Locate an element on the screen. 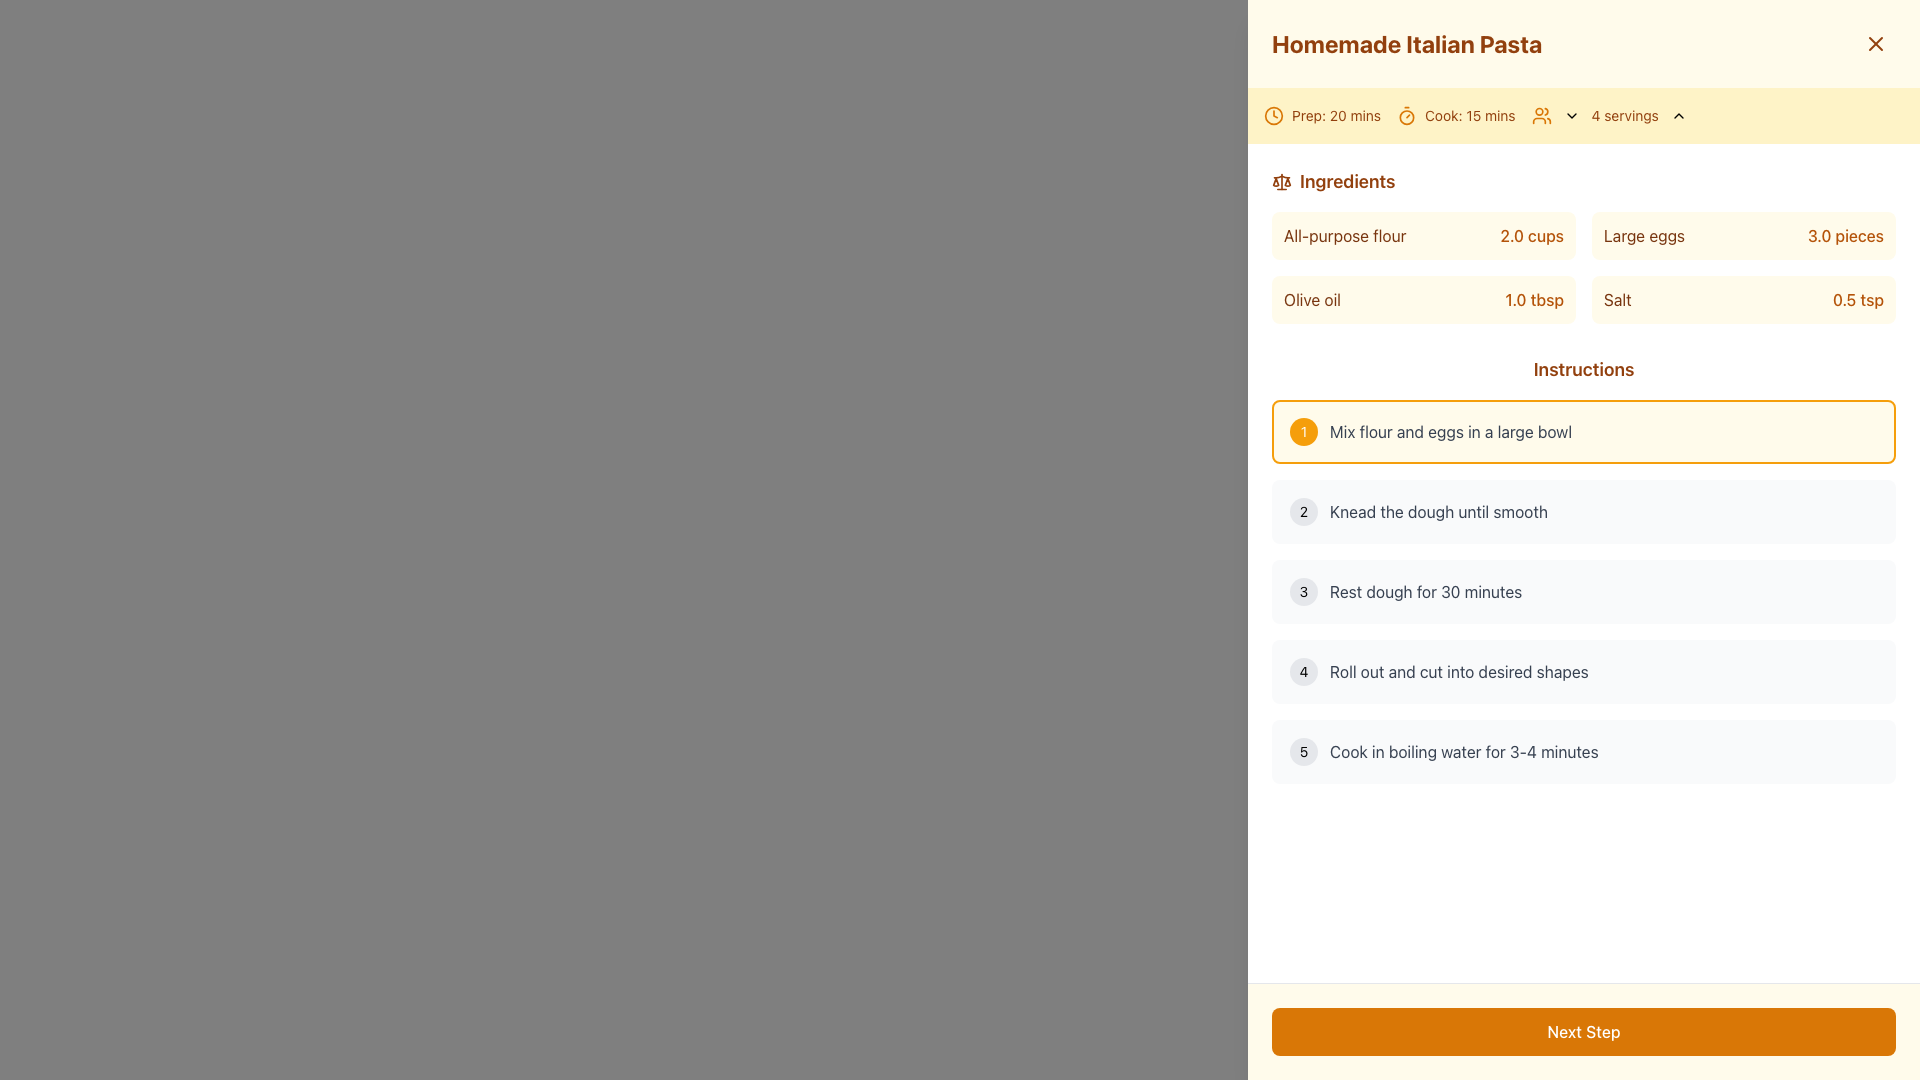 The width and height of the screenshot is (1920, 1080). the Text label displaying the number of servings for the recipe, located near the top of the interface to the right of a person icon is located at coordinates (1625, 115).